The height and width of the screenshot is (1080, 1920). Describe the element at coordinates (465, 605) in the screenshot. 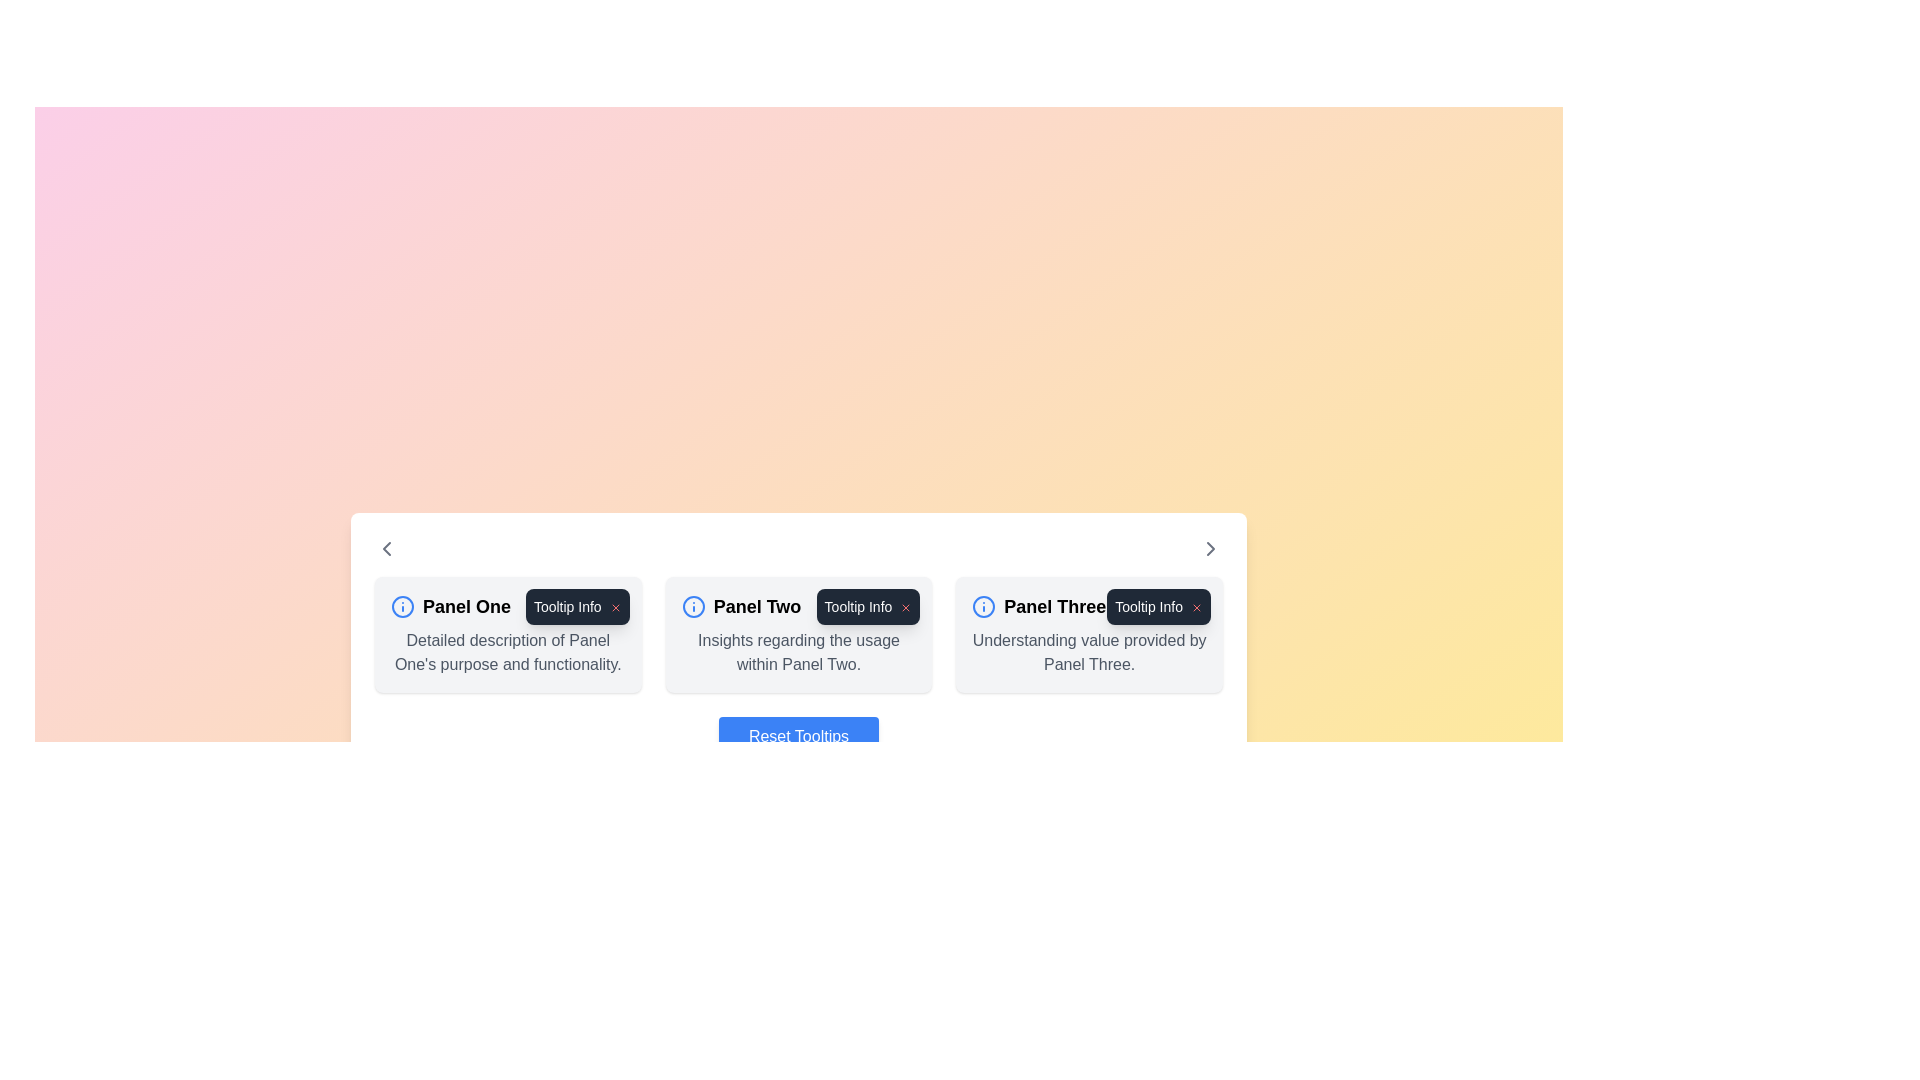

I see `text label displaying 'Panel One', which is a bold font text element located to the right of an information icon in the left portion of a three-section layout` at that location.